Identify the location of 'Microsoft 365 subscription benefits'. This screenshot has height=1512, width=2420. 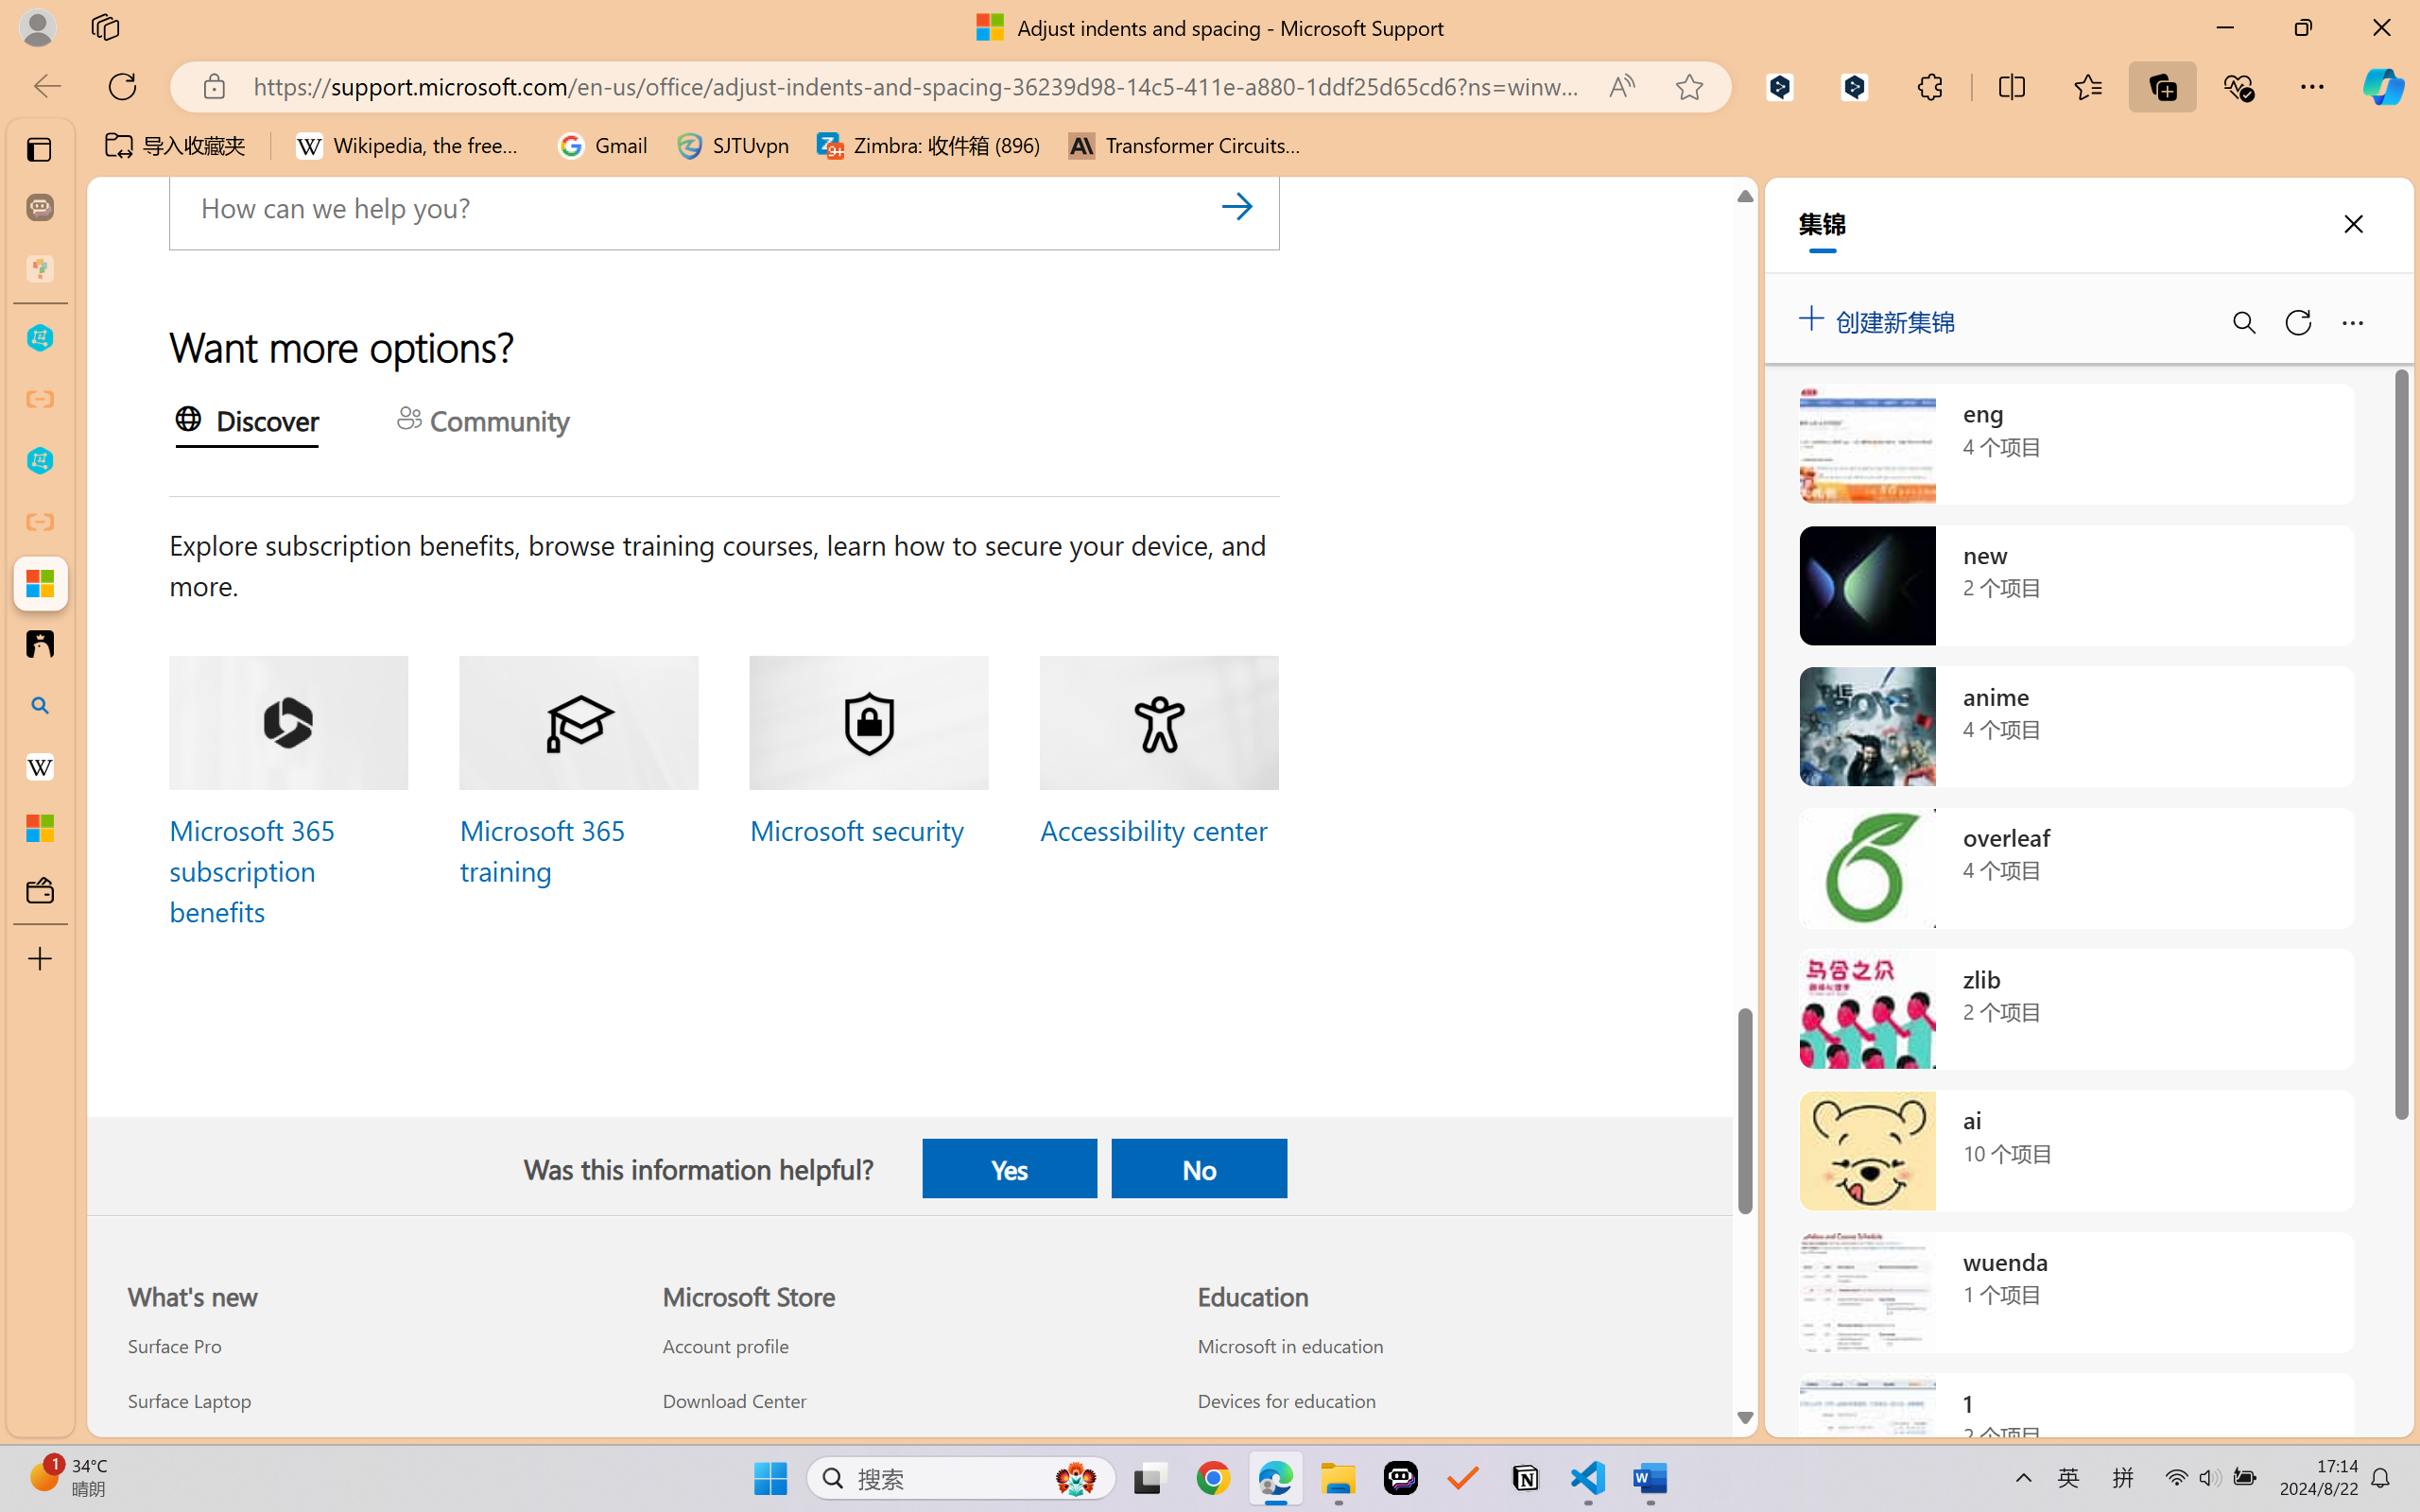
(251, 869).